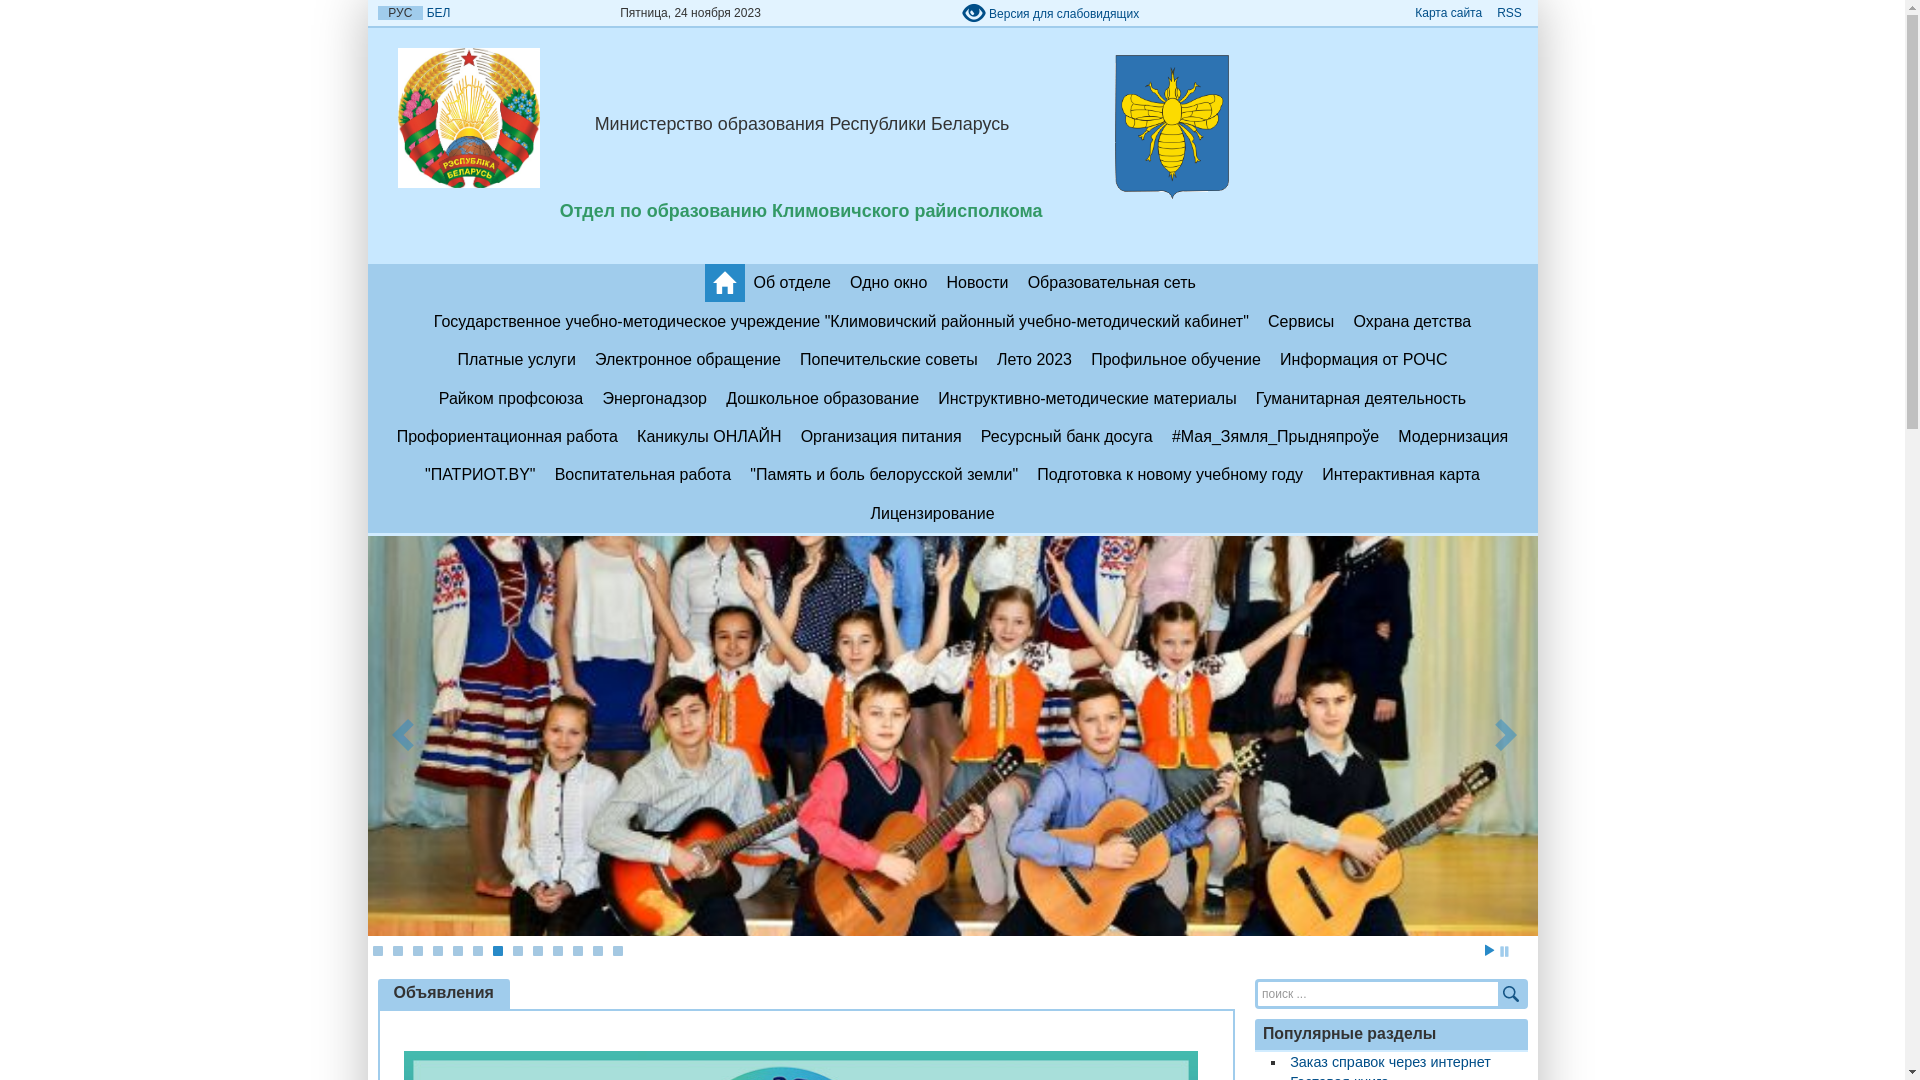 This screenshot has height=1080, width=1920. Describe the element at coordinates (497, 950) in the screenshot. I see `'7'` at that location.